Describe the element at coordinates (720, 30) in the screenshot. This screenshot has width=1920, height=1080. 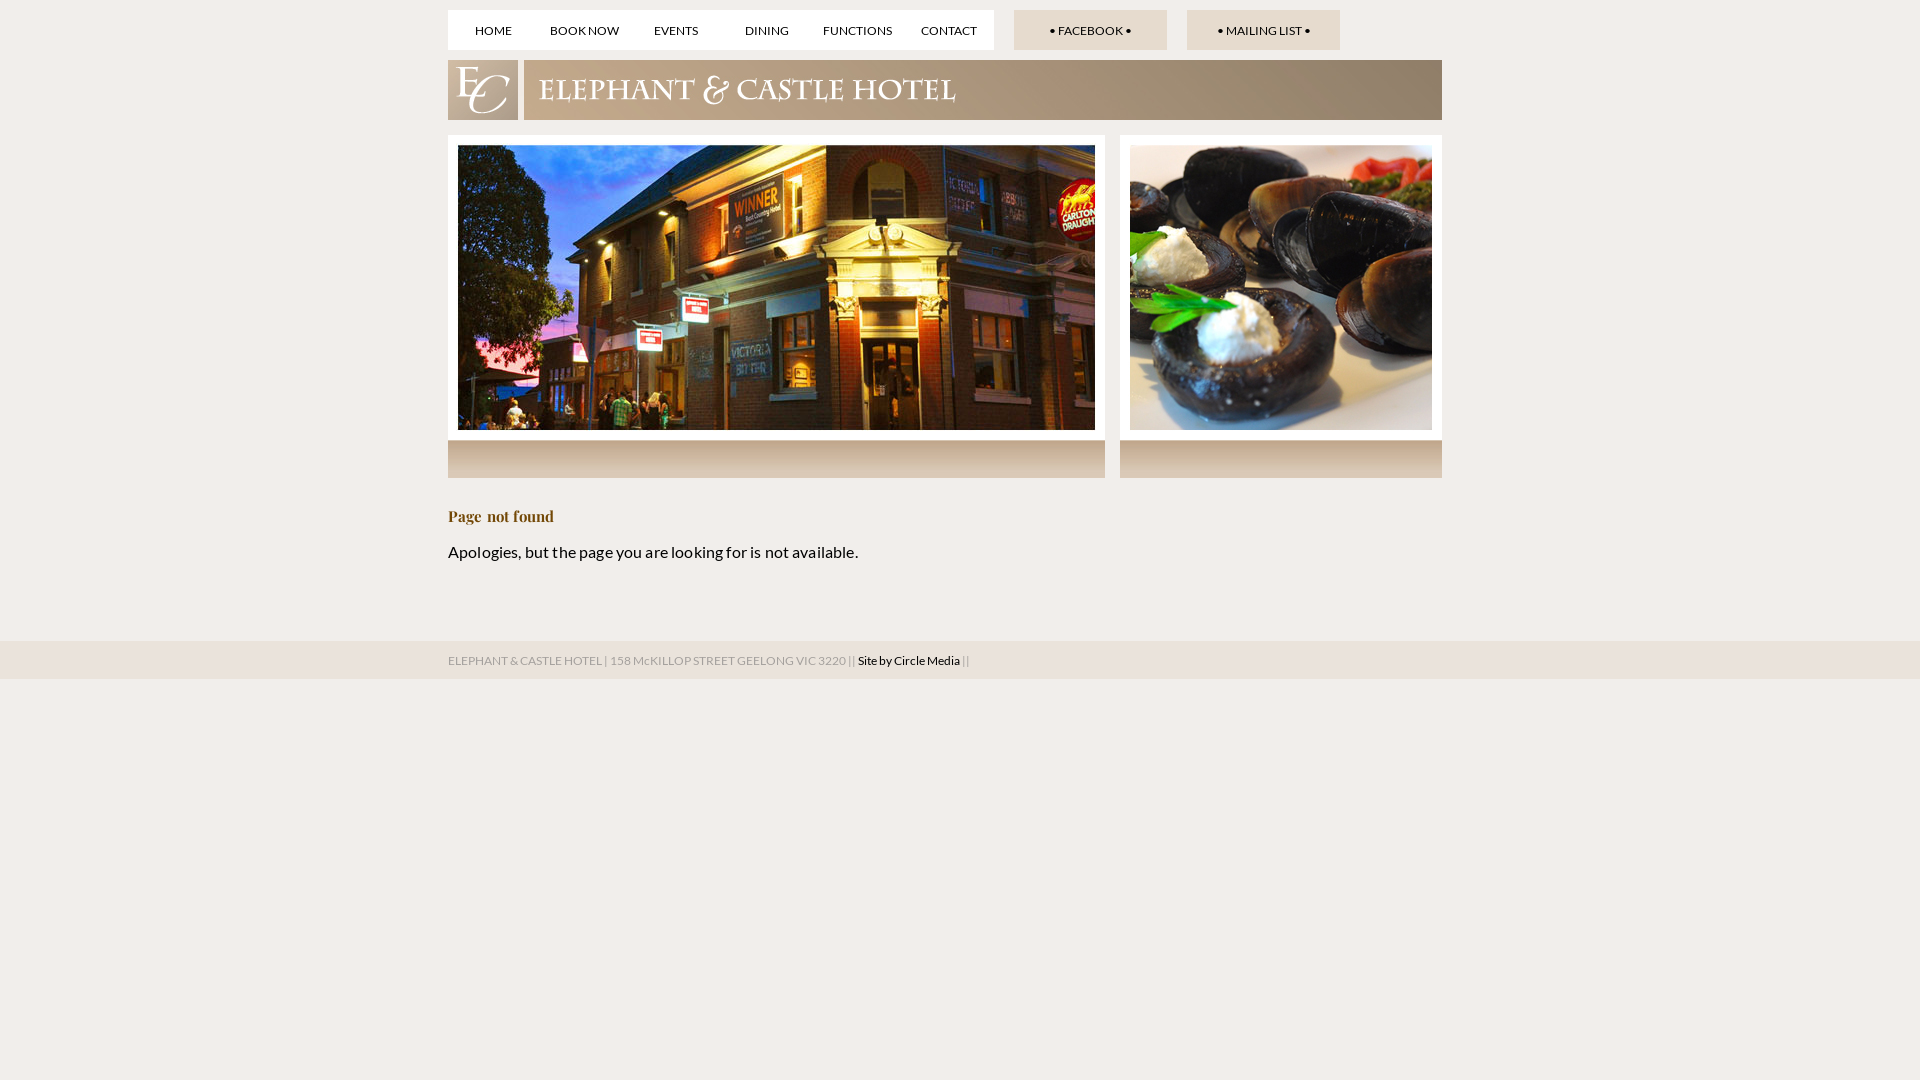
I see `'DINING'` at that location.